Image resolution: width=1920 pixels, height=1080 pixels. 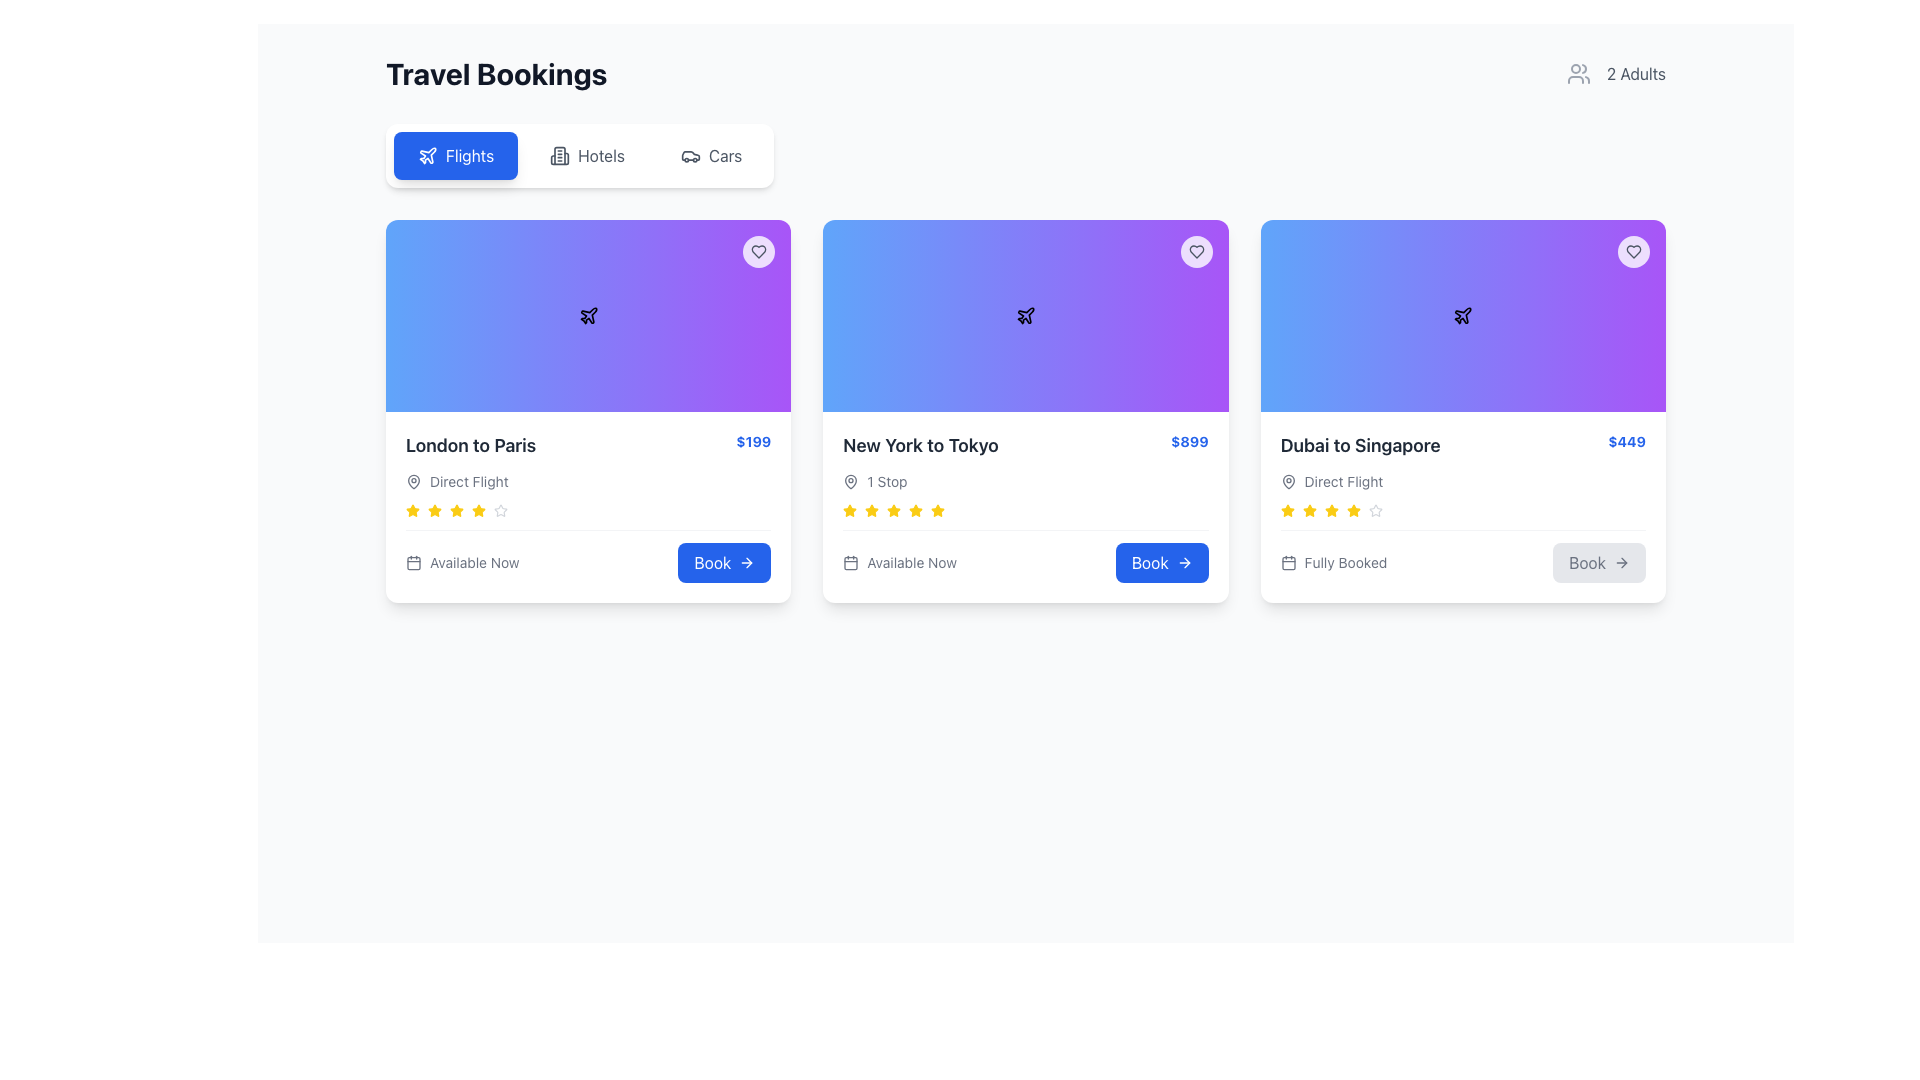 I want to click on message from the Label with a calendar icon that displays 'Available Now', located in the second card of the row, above the 'Book' button, so click(x=899, y=563).